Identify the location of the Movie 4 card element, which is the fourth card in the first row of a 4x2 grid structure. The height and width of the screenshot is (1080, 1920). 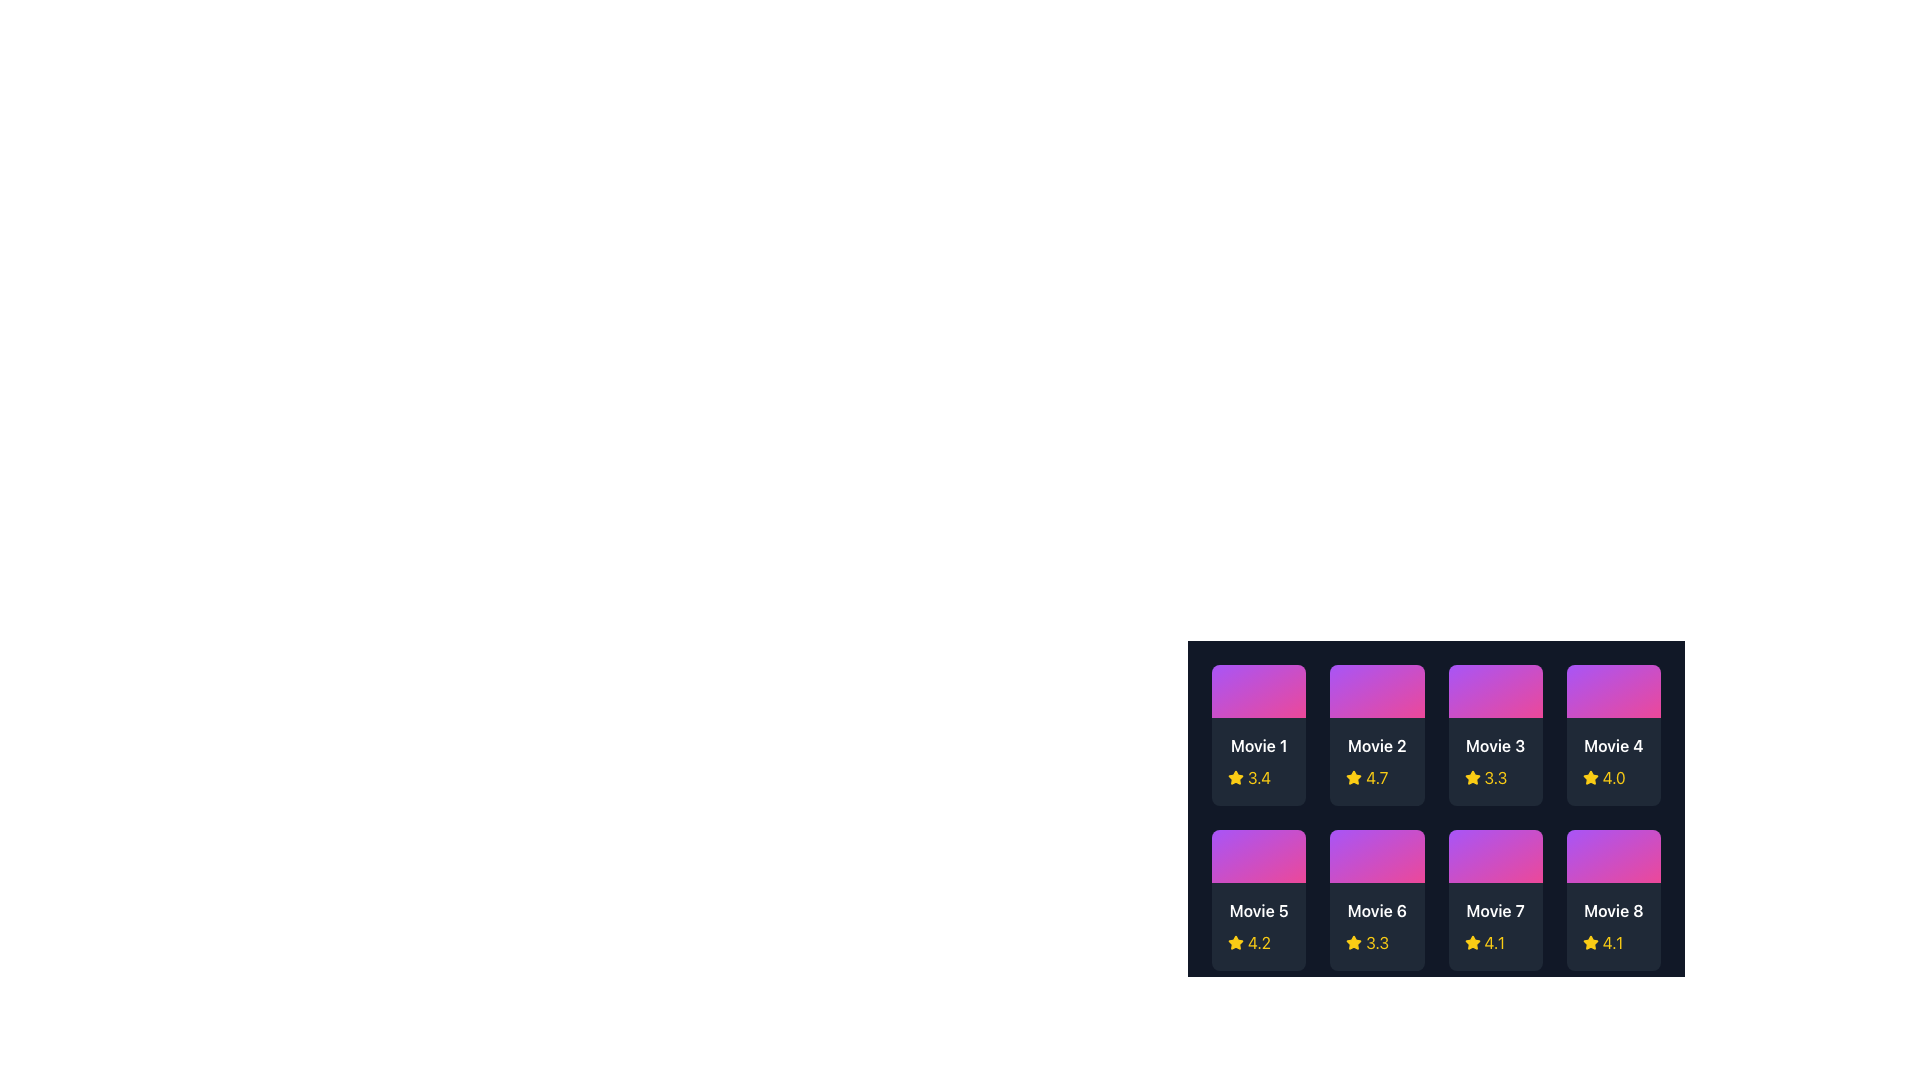
(1613, 735).